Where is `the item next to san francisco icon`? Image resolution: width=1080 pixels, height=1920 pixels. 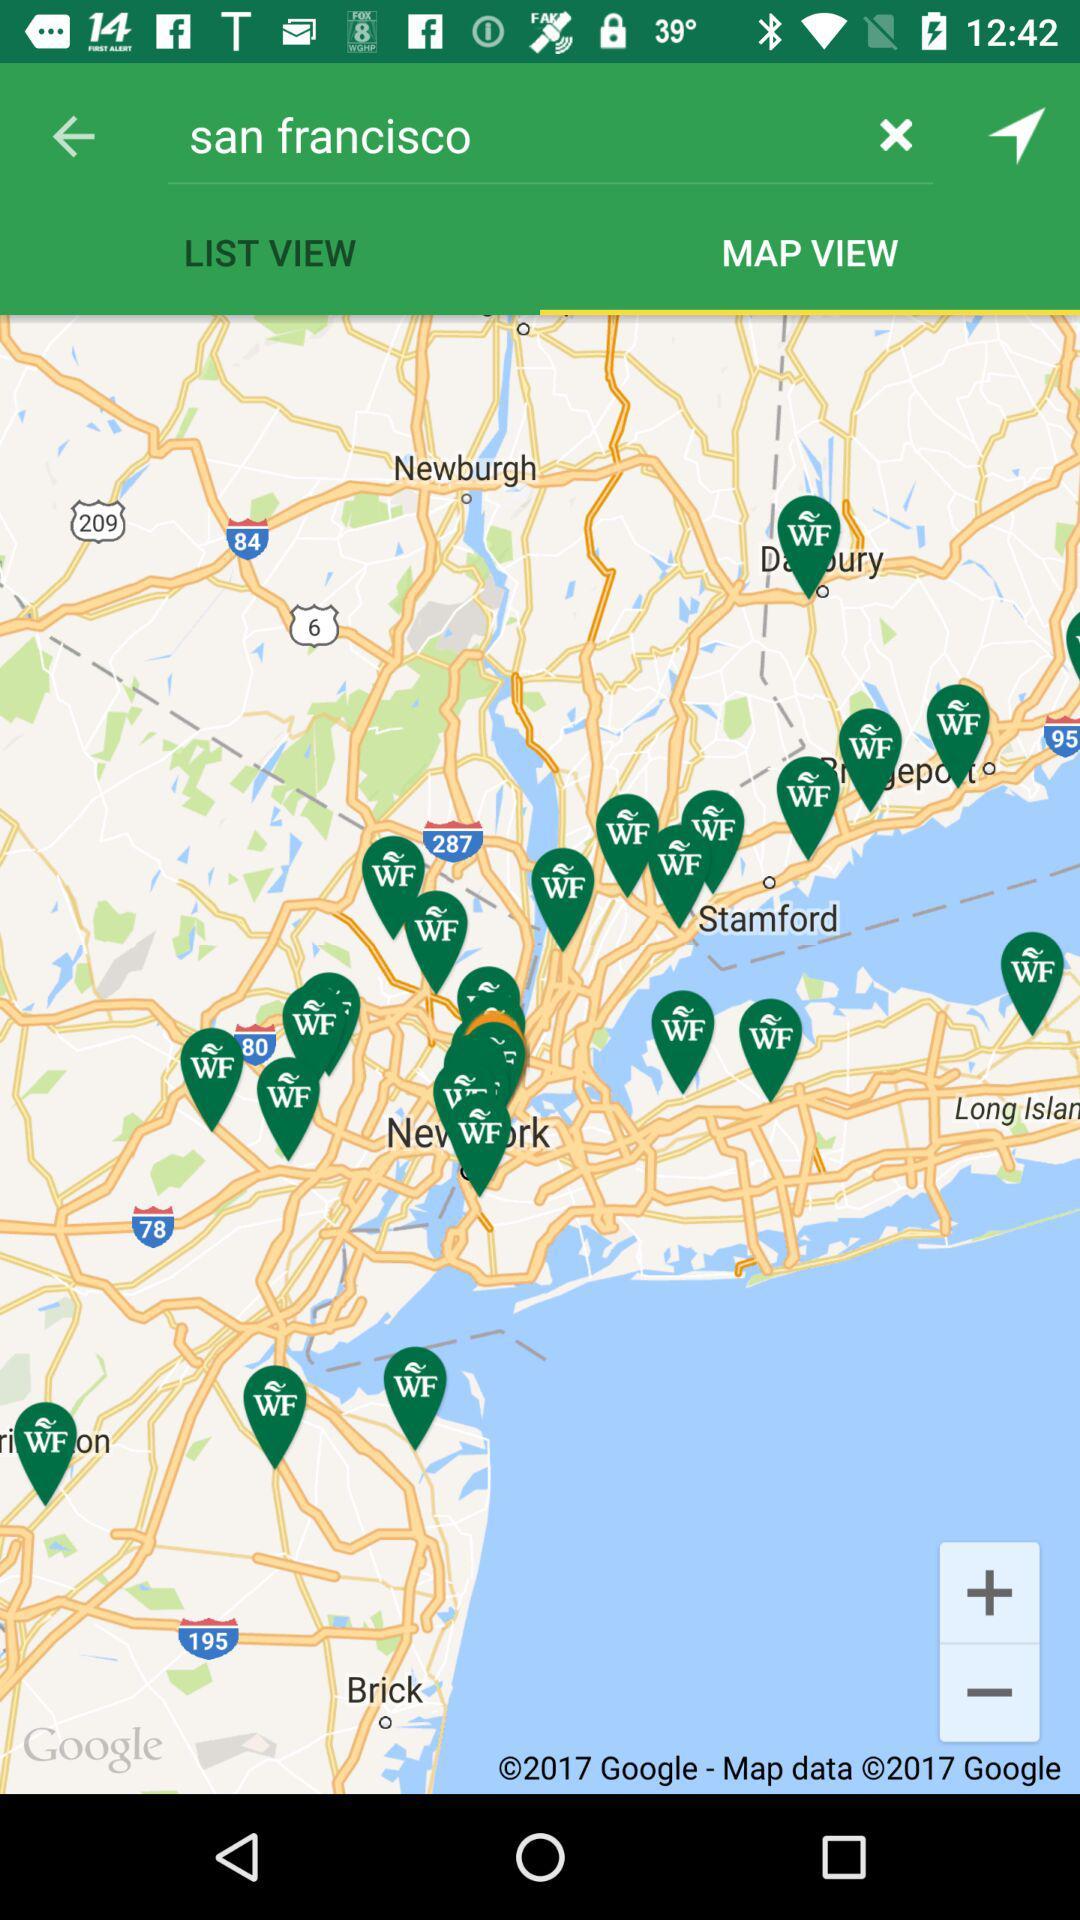
the item next to san francisco icon is located at coordinates (72, 135).